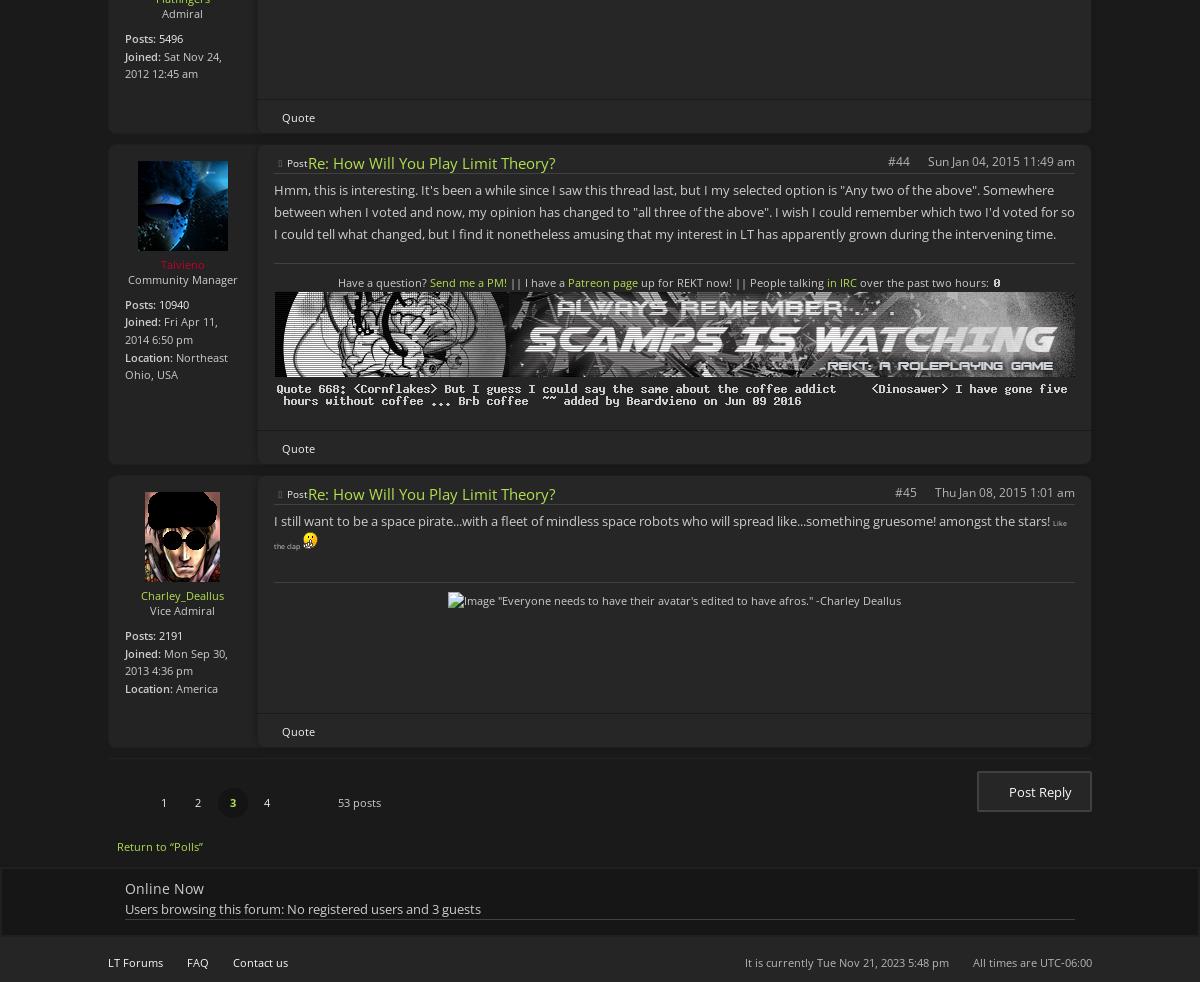  Describe the element at coordinates (1064, 962) in the screenshot. I see `'UTC-06:00'` at that location.